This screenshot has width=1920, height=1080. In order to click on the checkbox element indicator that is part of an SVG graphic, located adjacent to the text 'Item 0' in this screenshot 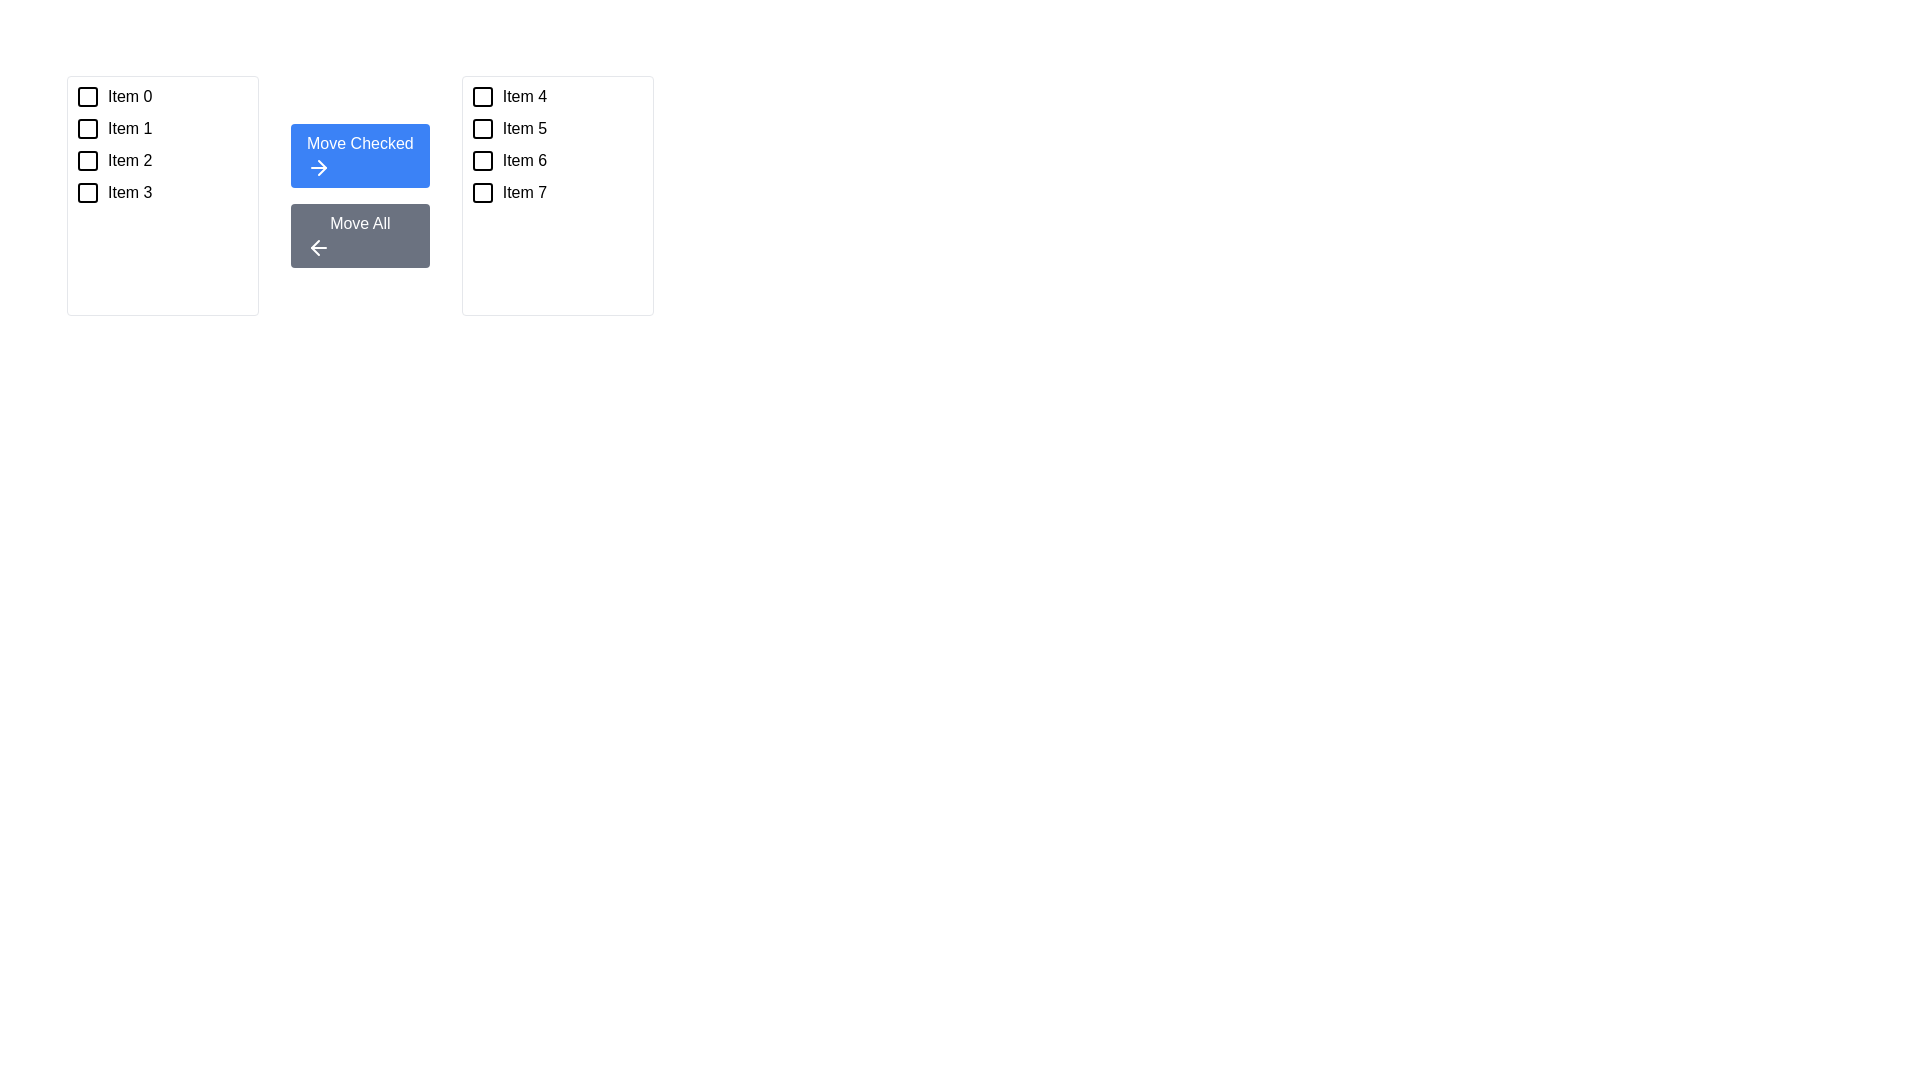, I will do `click(86, 96)`.